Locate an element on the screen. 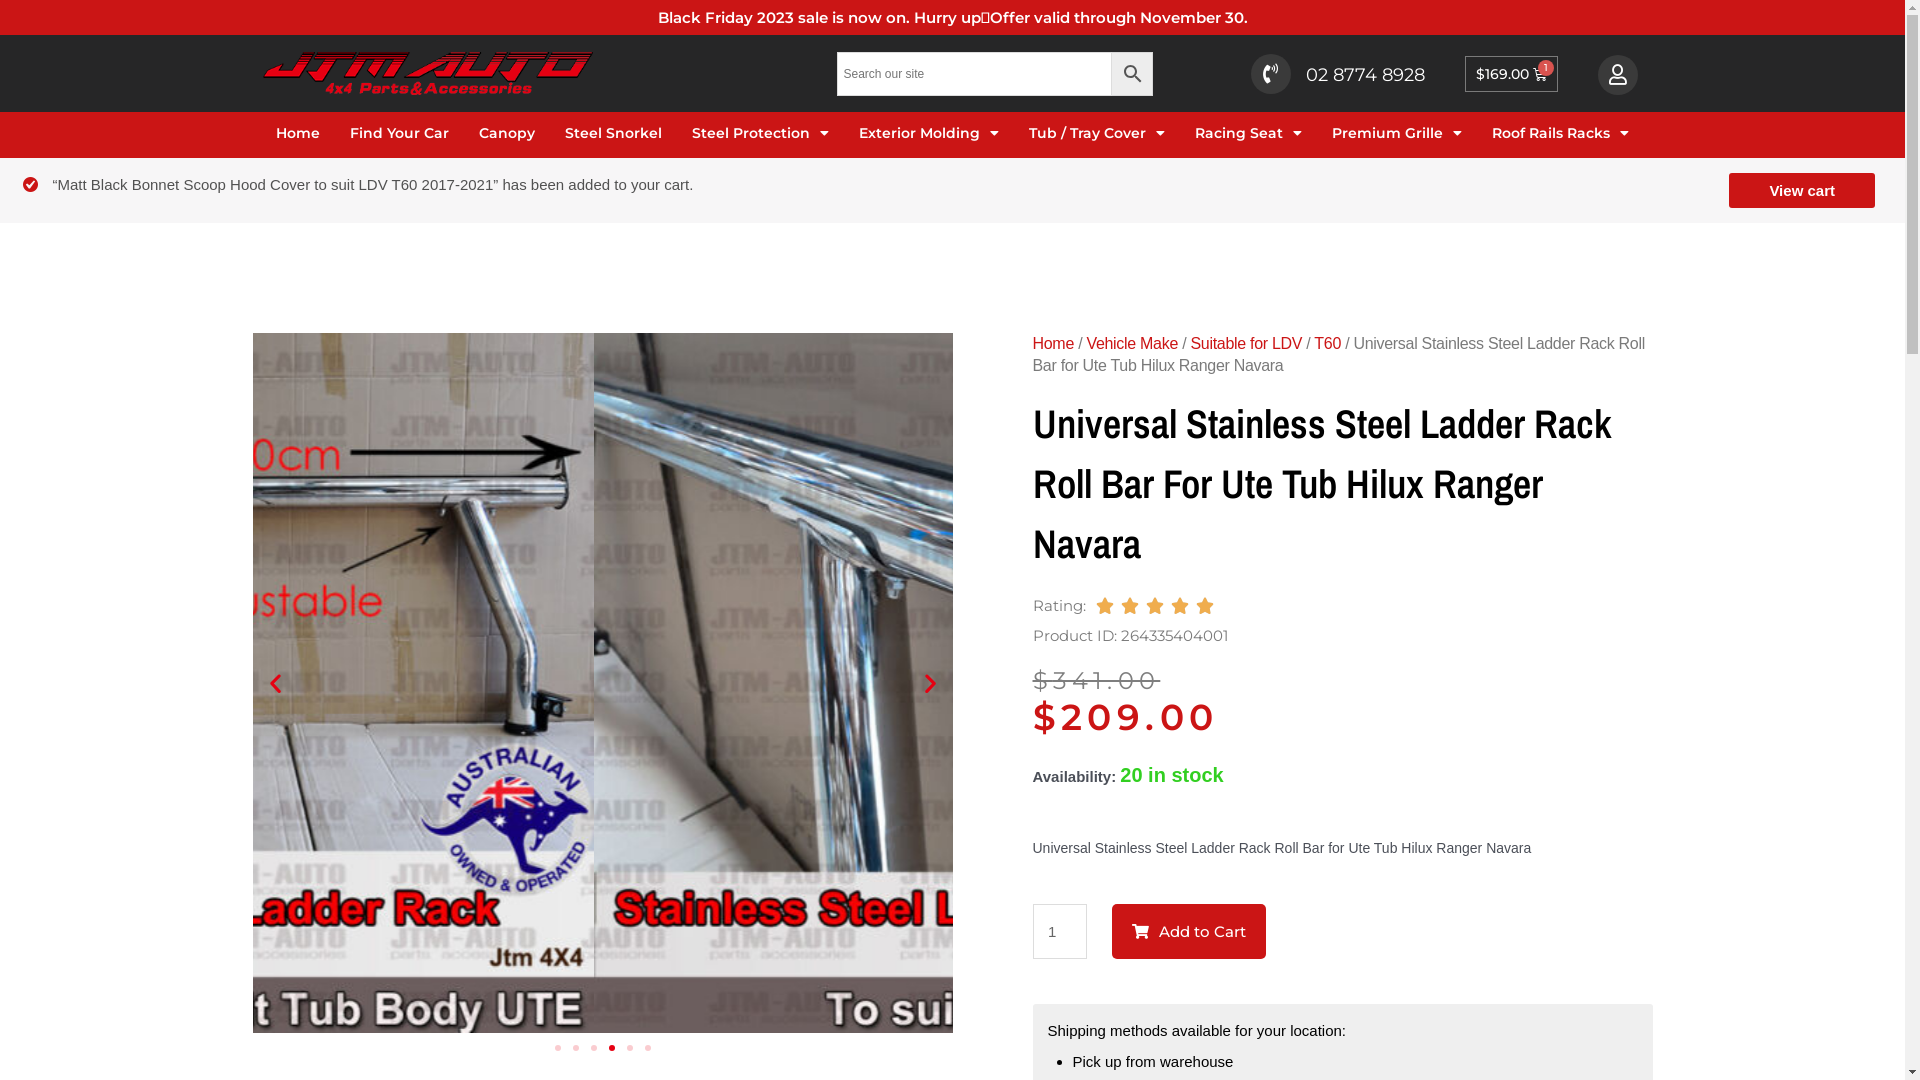  'Canopy' is located at coordinates (478, 133).